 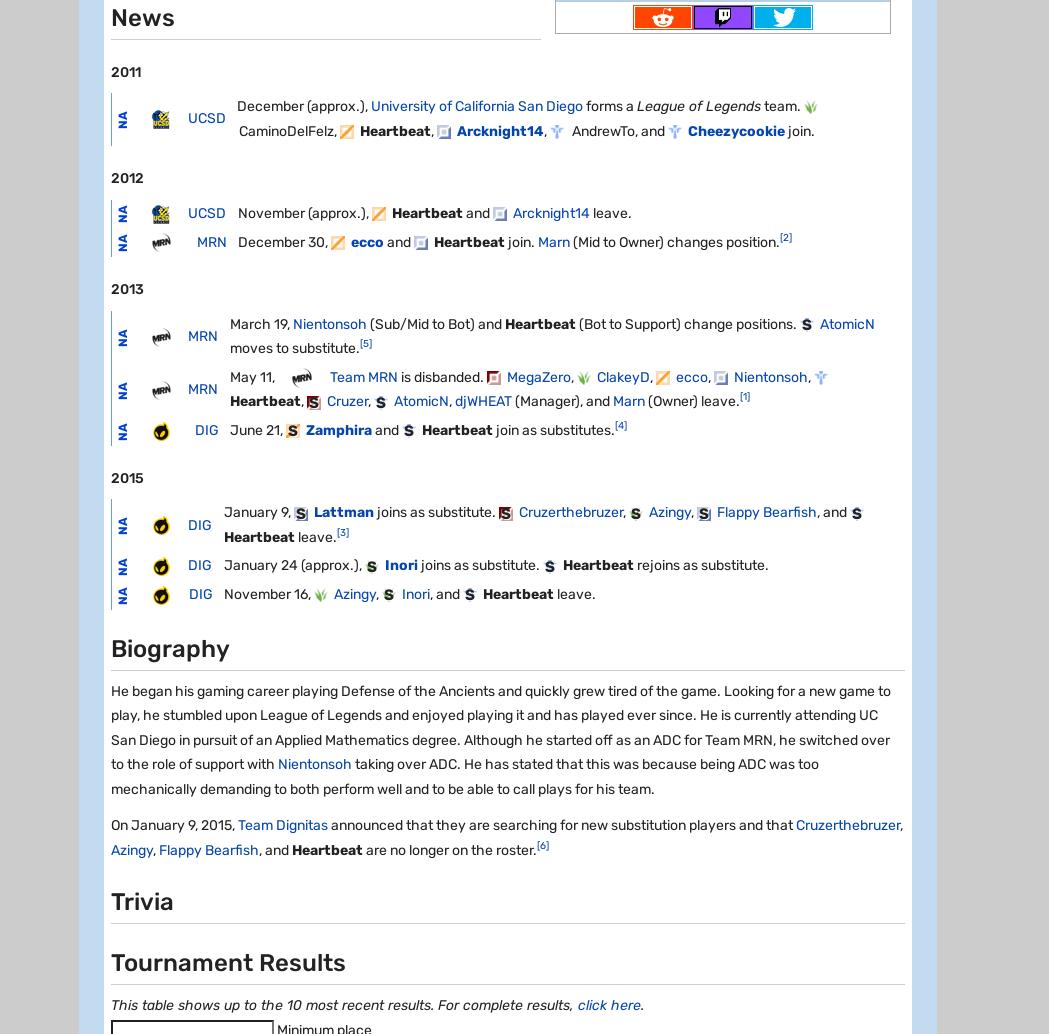 What do you see at coordinates (138, 407) in the screenshot?
I see `'What is Fandom?'` at bounding box center [138, 407].